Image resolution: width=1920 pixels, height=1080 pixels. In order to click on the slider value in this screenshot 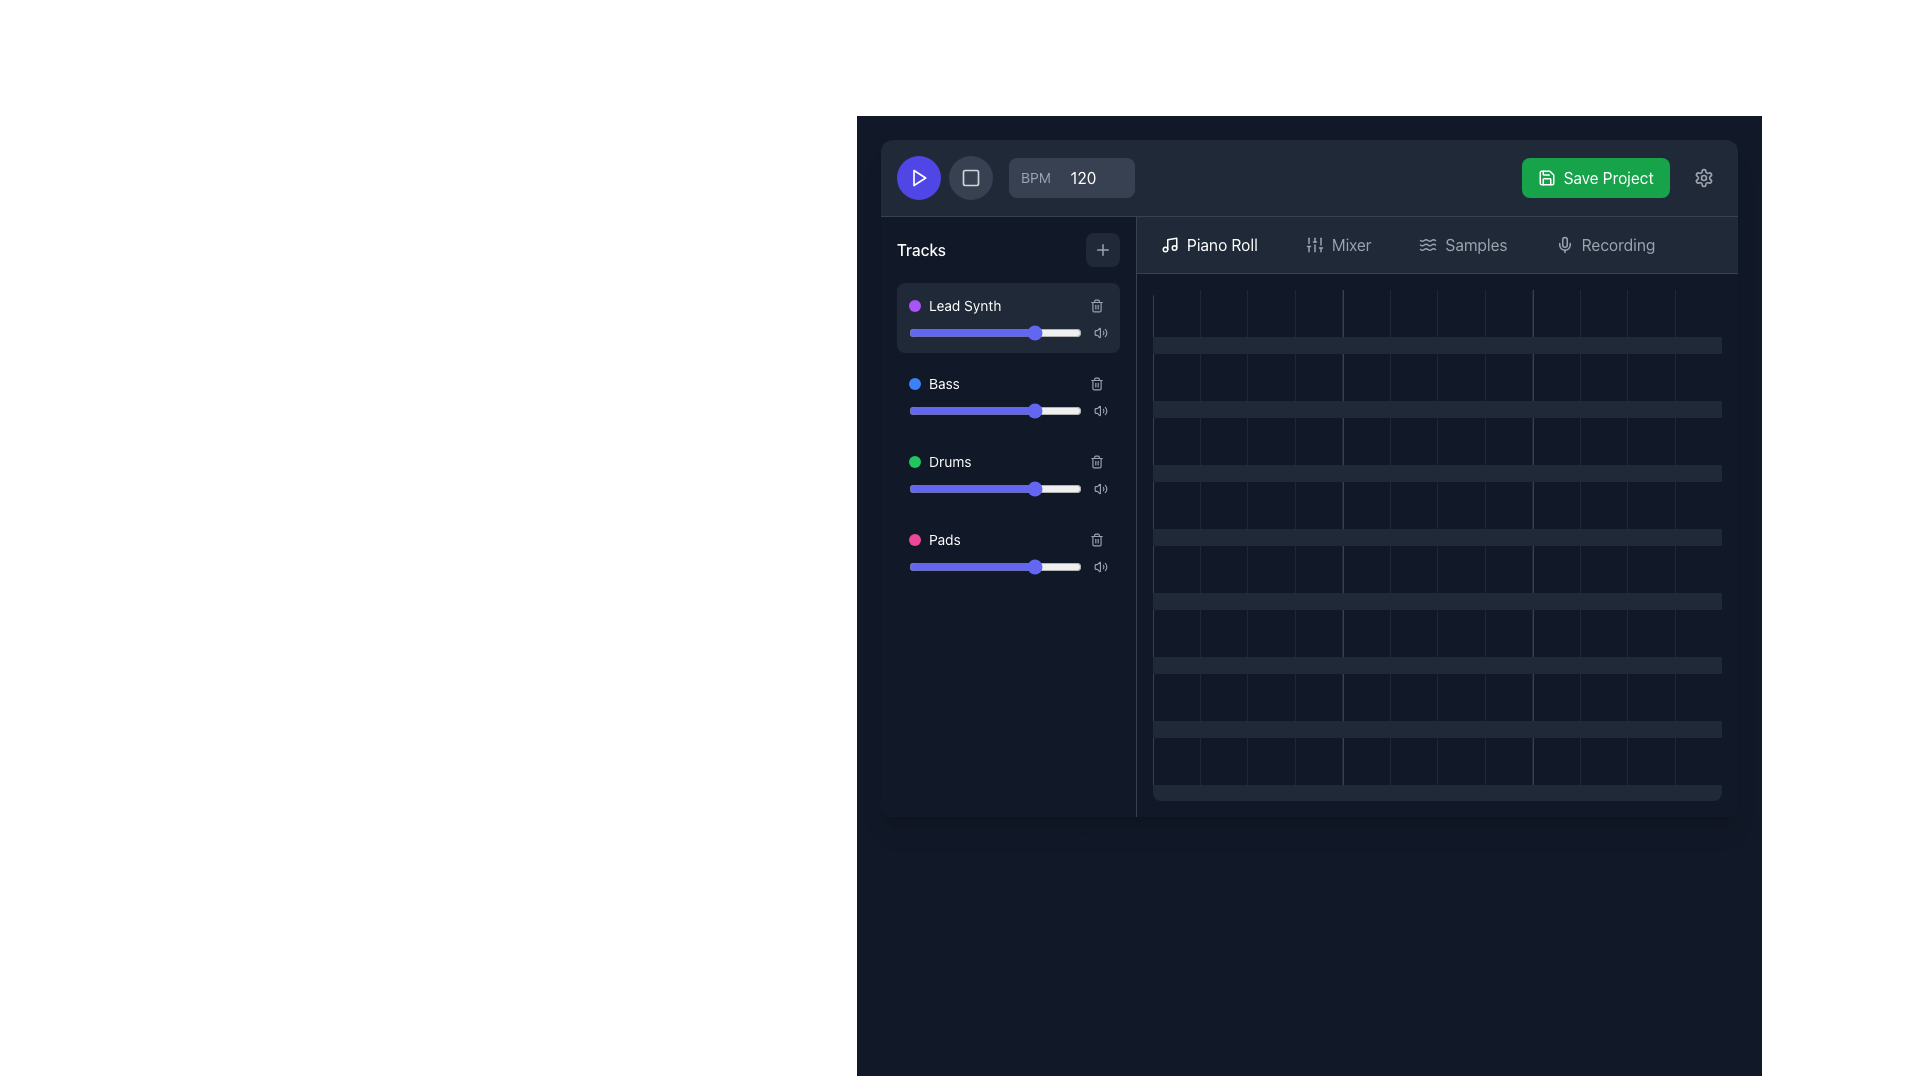, I will do `click(1023, 489)`.